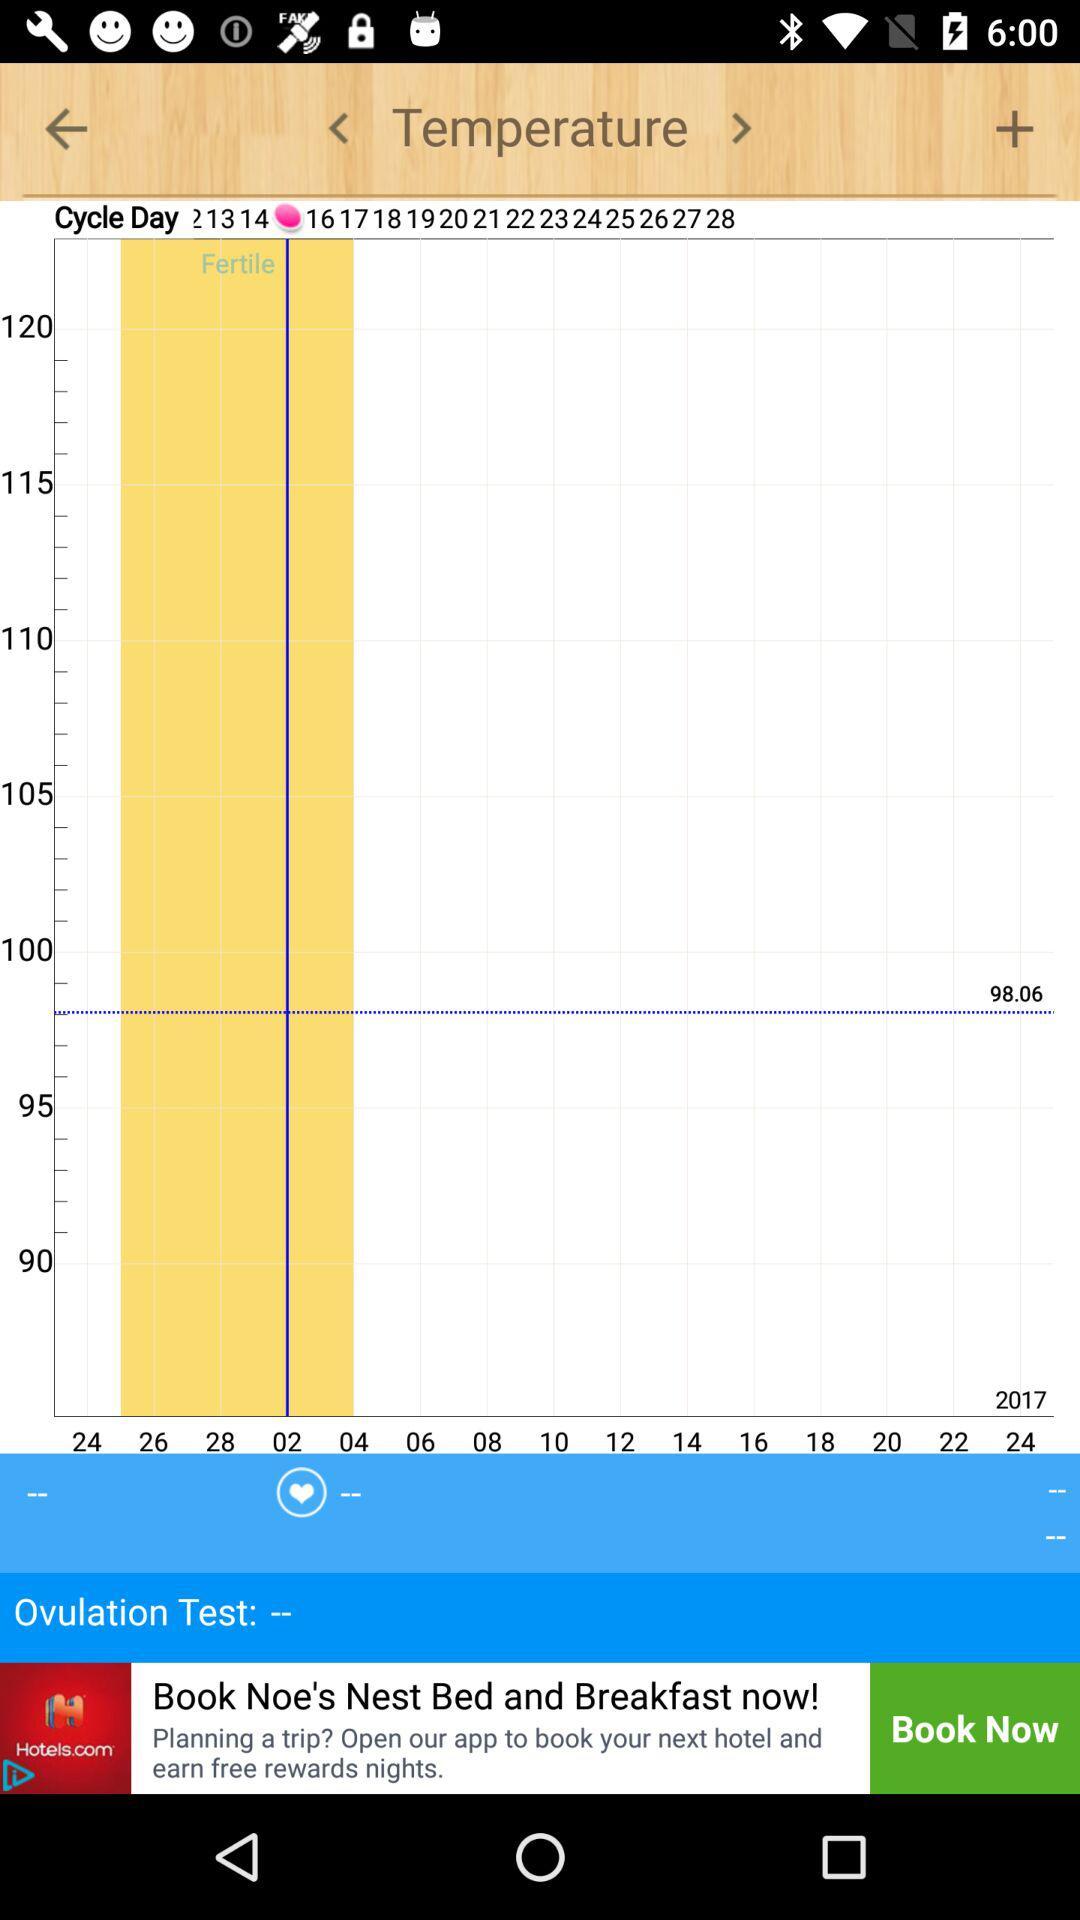  Describe the element at coordinates (1014, 127) in the screenshot. I see `new data` at that location.